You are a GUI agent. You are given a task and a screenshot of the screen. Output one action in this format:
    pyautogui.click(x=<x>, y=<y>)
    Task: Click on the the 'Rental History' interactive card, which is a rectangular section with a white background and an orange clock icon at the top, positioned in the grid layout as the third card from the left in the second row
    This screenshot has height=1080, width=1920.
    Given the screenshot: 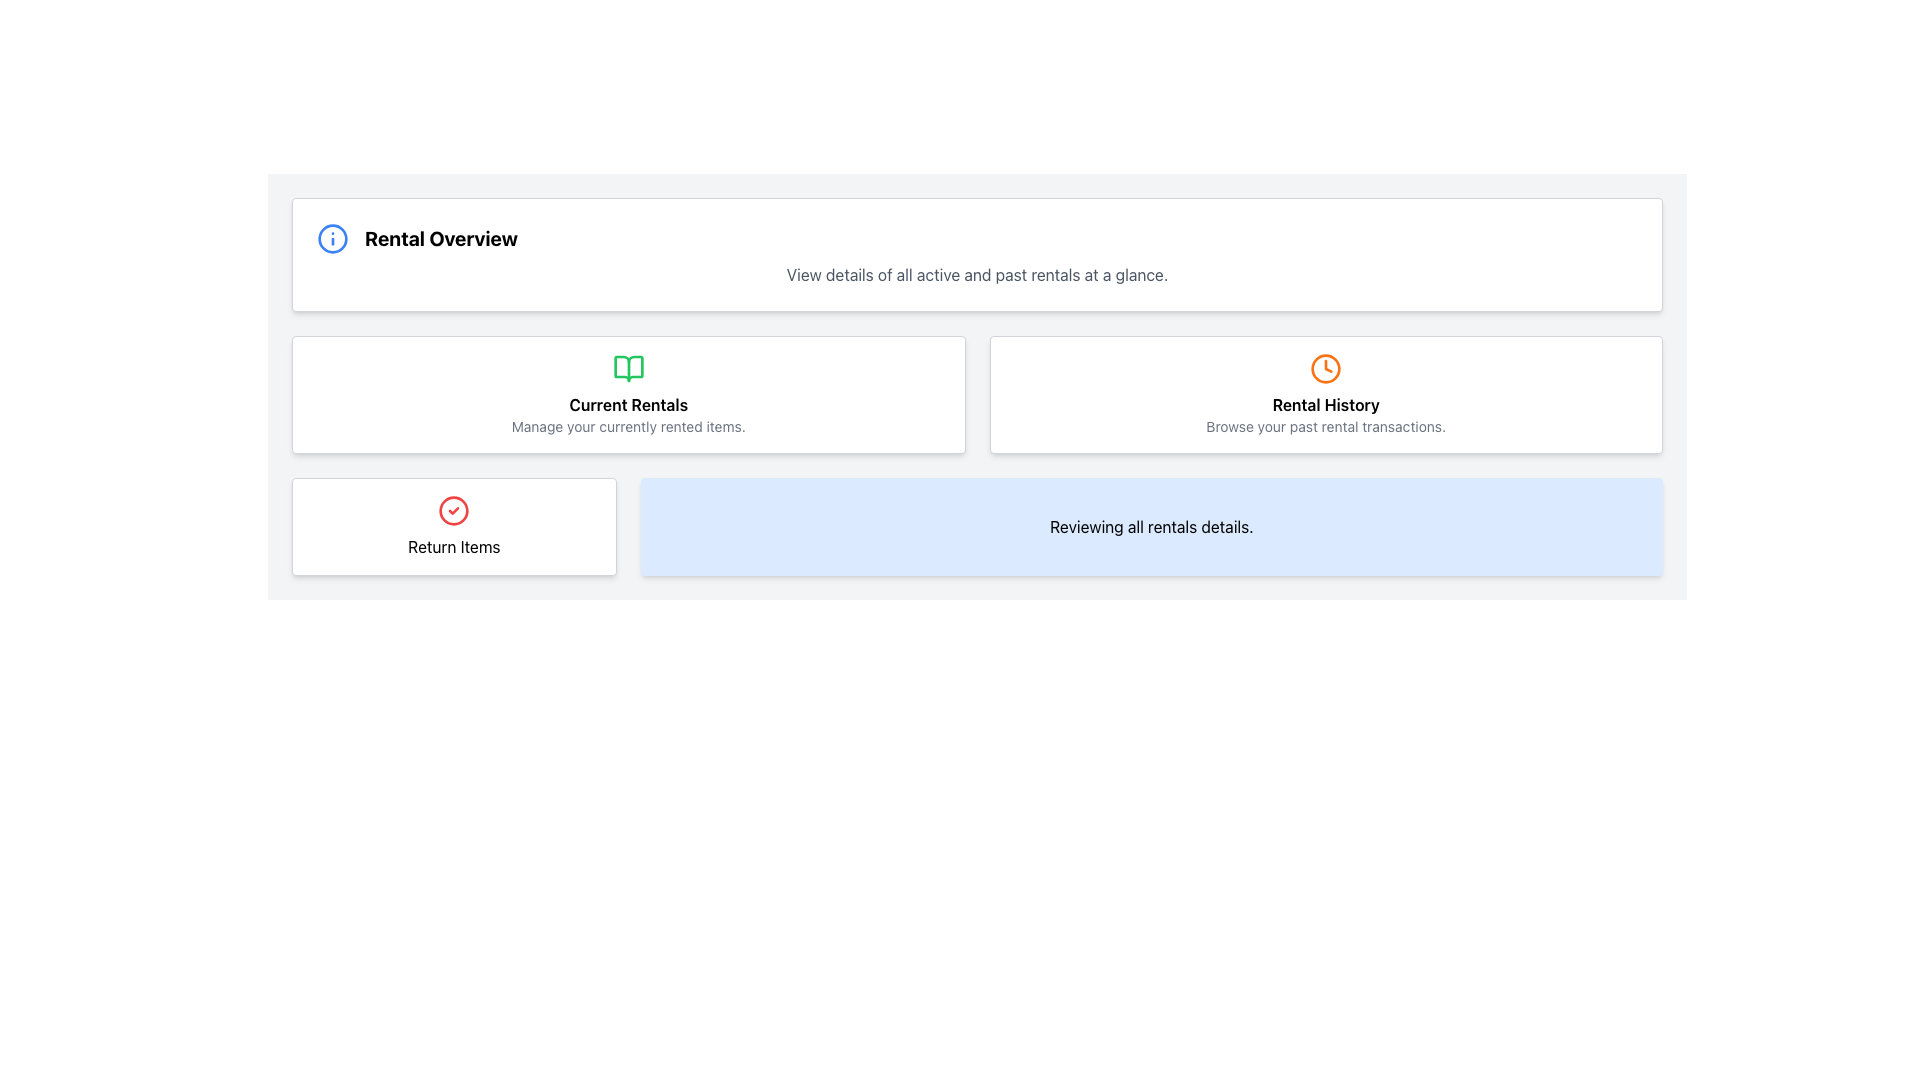 What is the action you would take?
    pyautogui.click(x=1326, y=394)
    